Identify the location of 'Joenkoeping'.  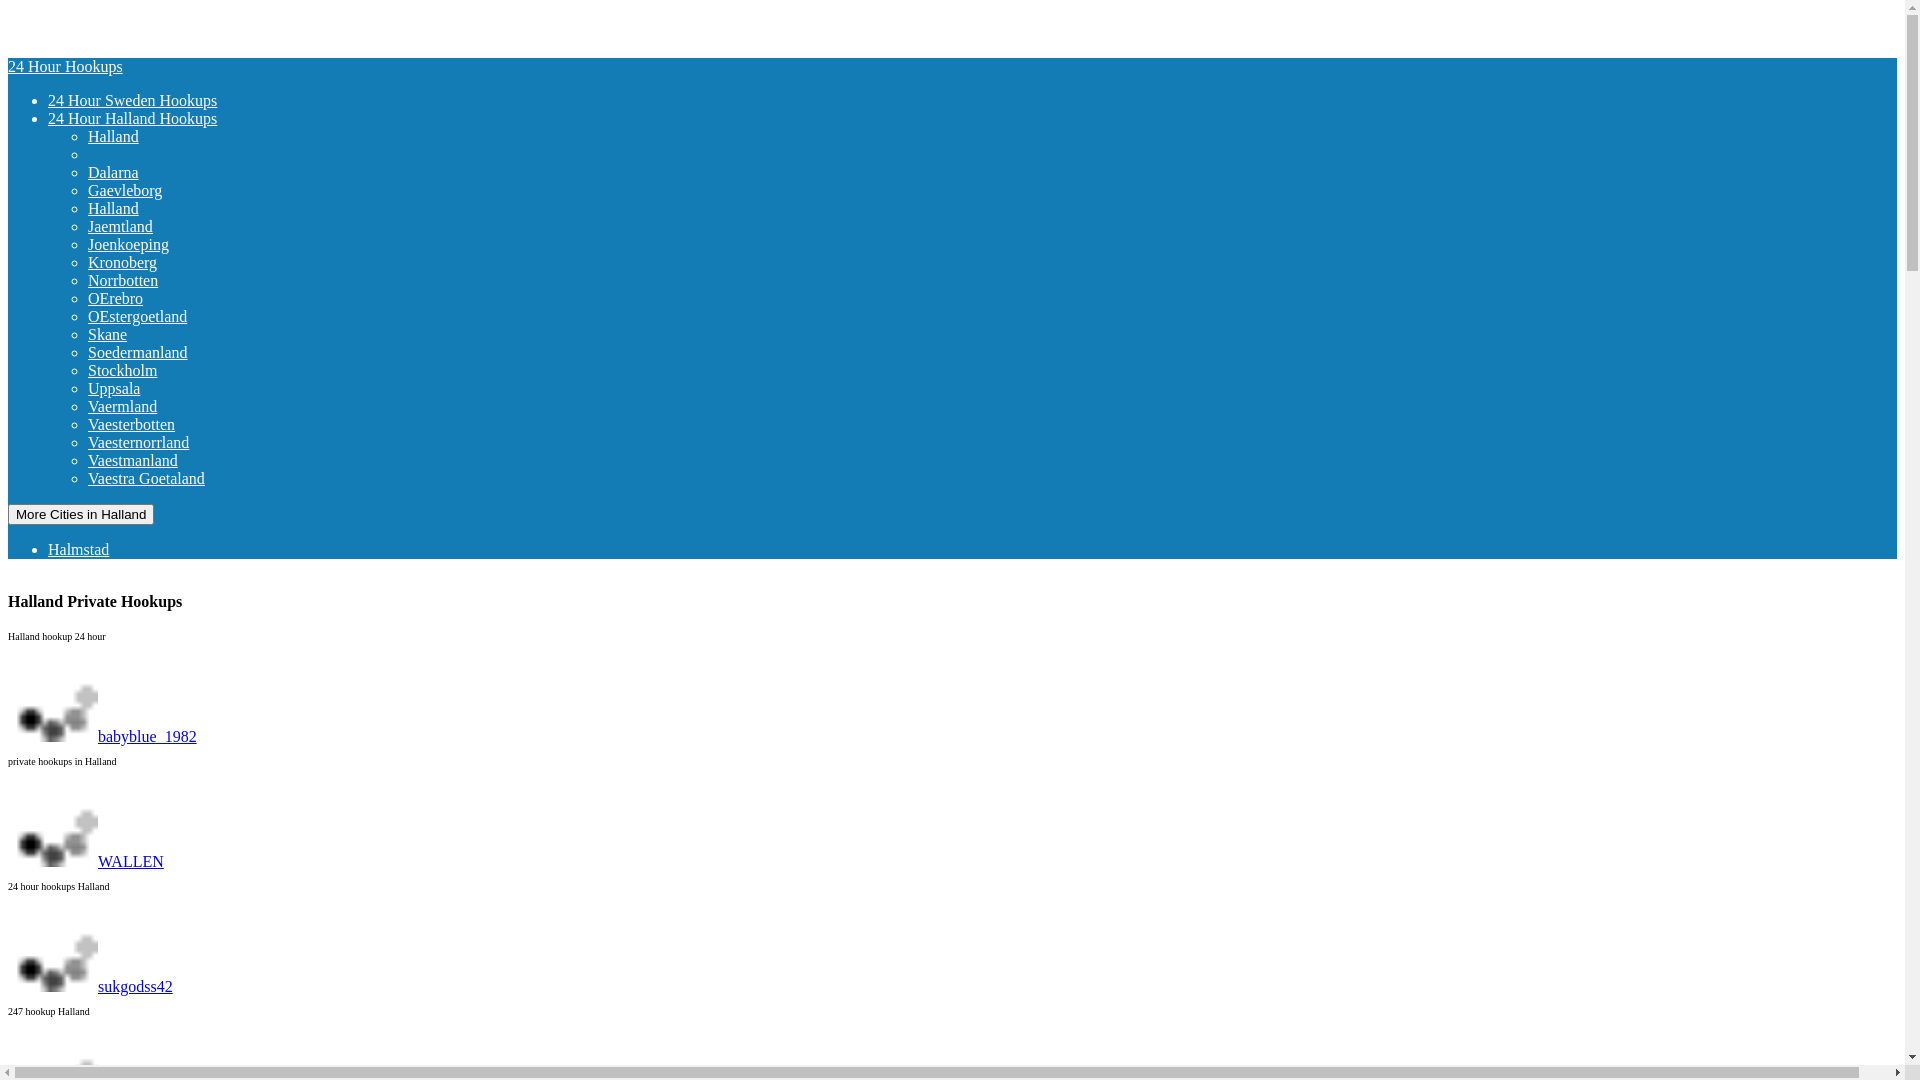
(163, 243).